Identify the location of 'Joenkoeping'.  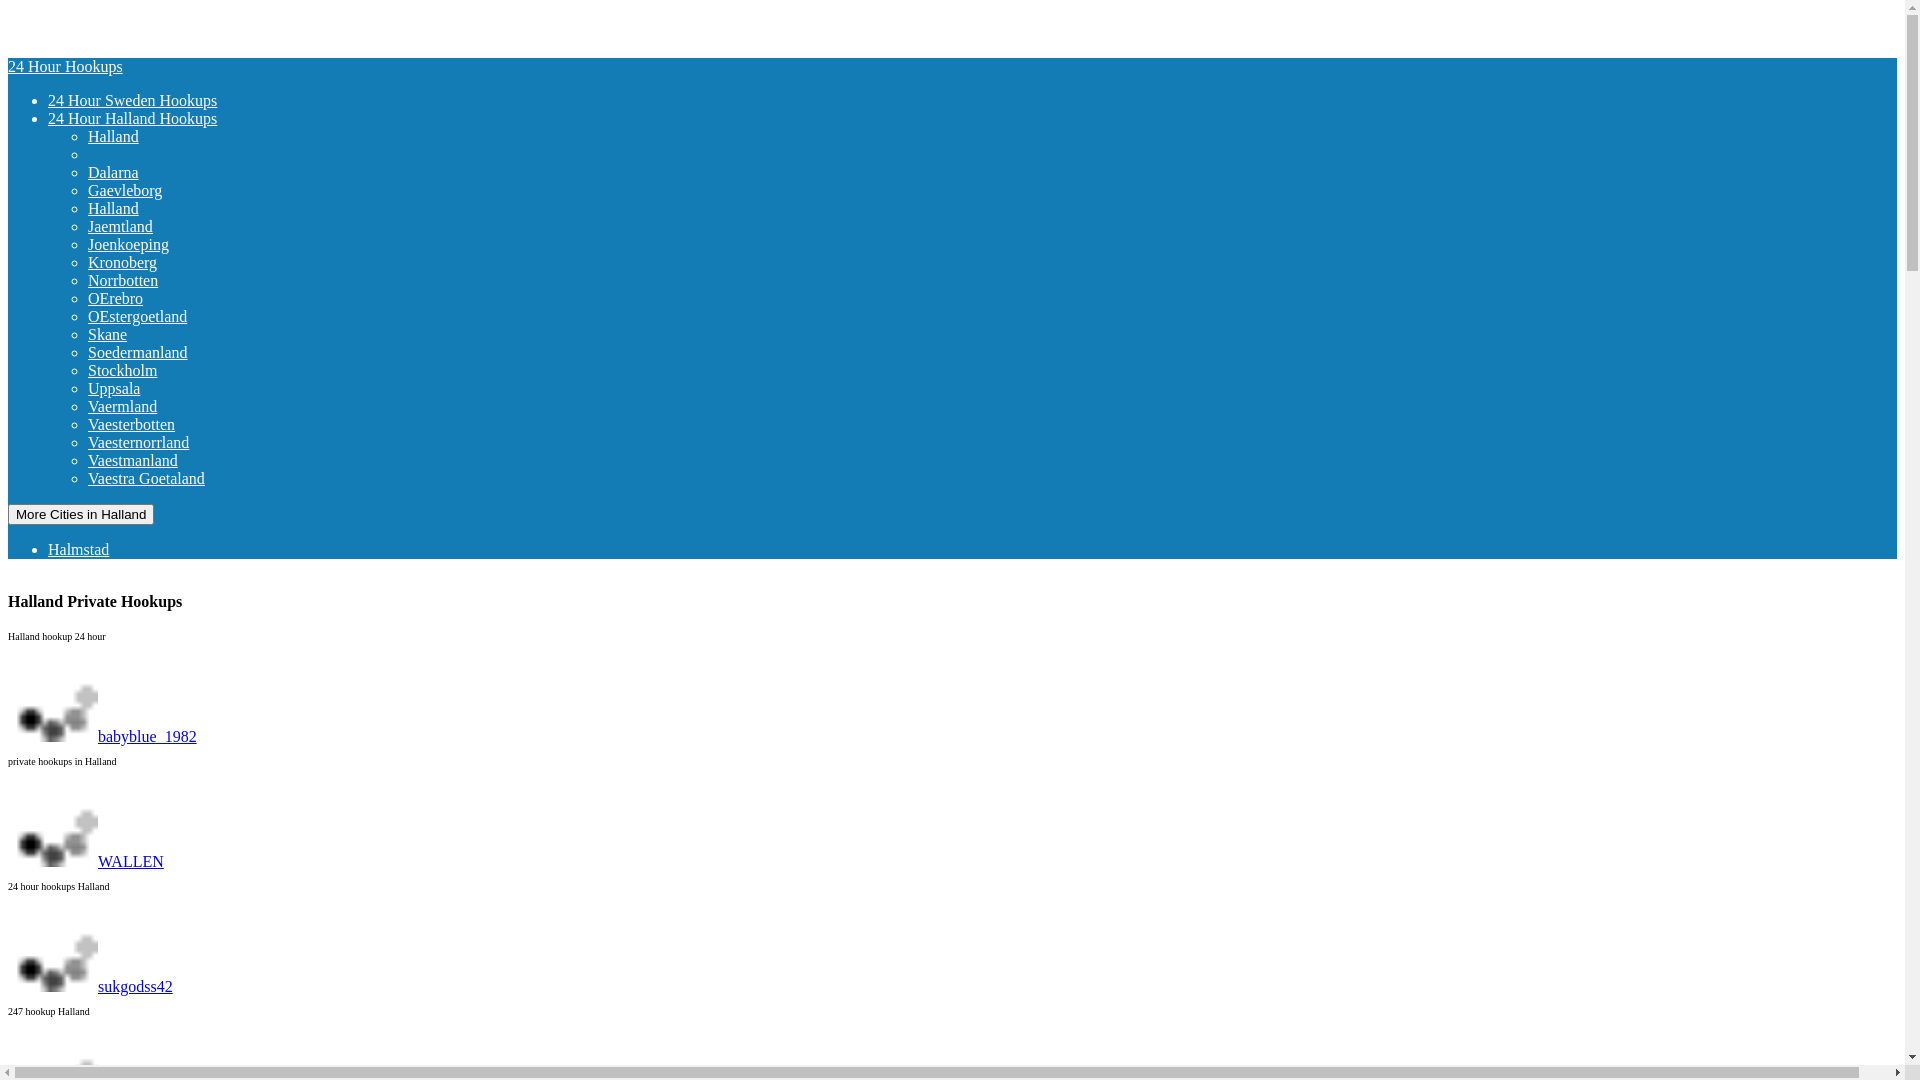
(163, 243).